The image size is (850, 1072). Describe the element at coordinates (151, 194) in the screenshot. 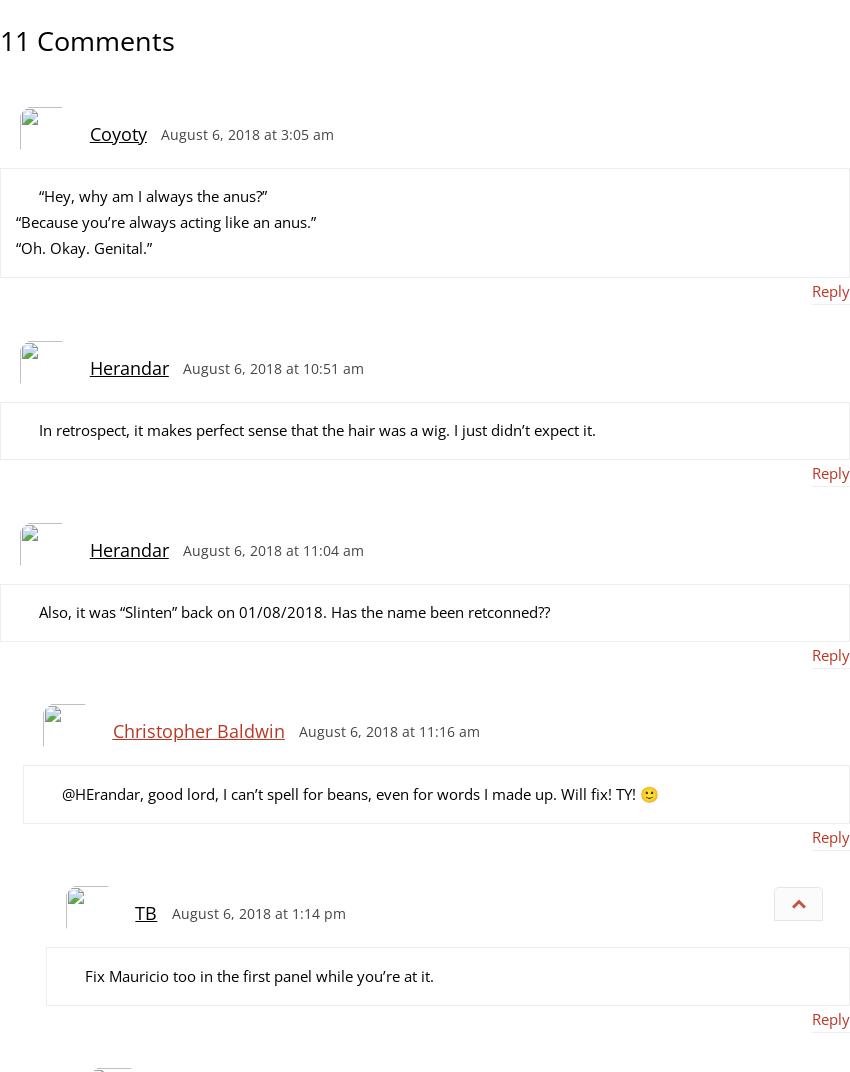

I see `'“Hey, why am I always the anus?”'` at that location.